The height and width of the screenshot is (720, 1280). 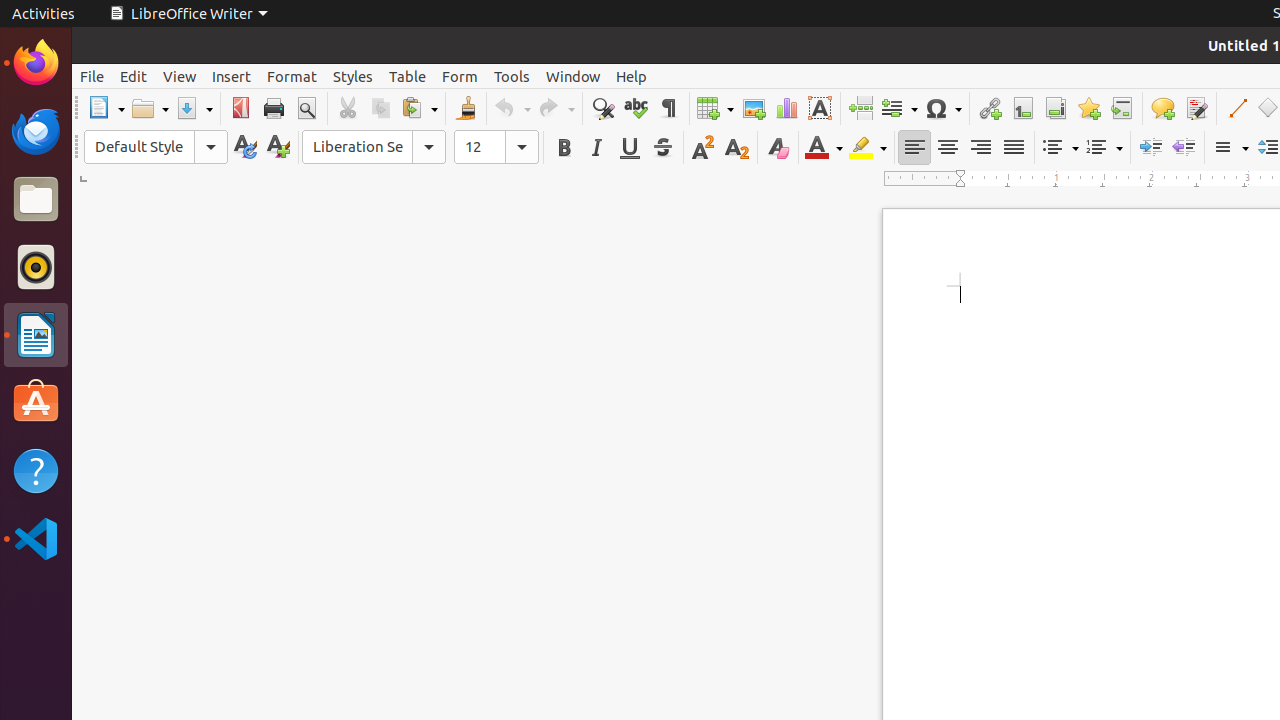 What do you see at coordinates (556, 108) in the screenshot?
I see `'Redo'` at bounding box center [556, 108].